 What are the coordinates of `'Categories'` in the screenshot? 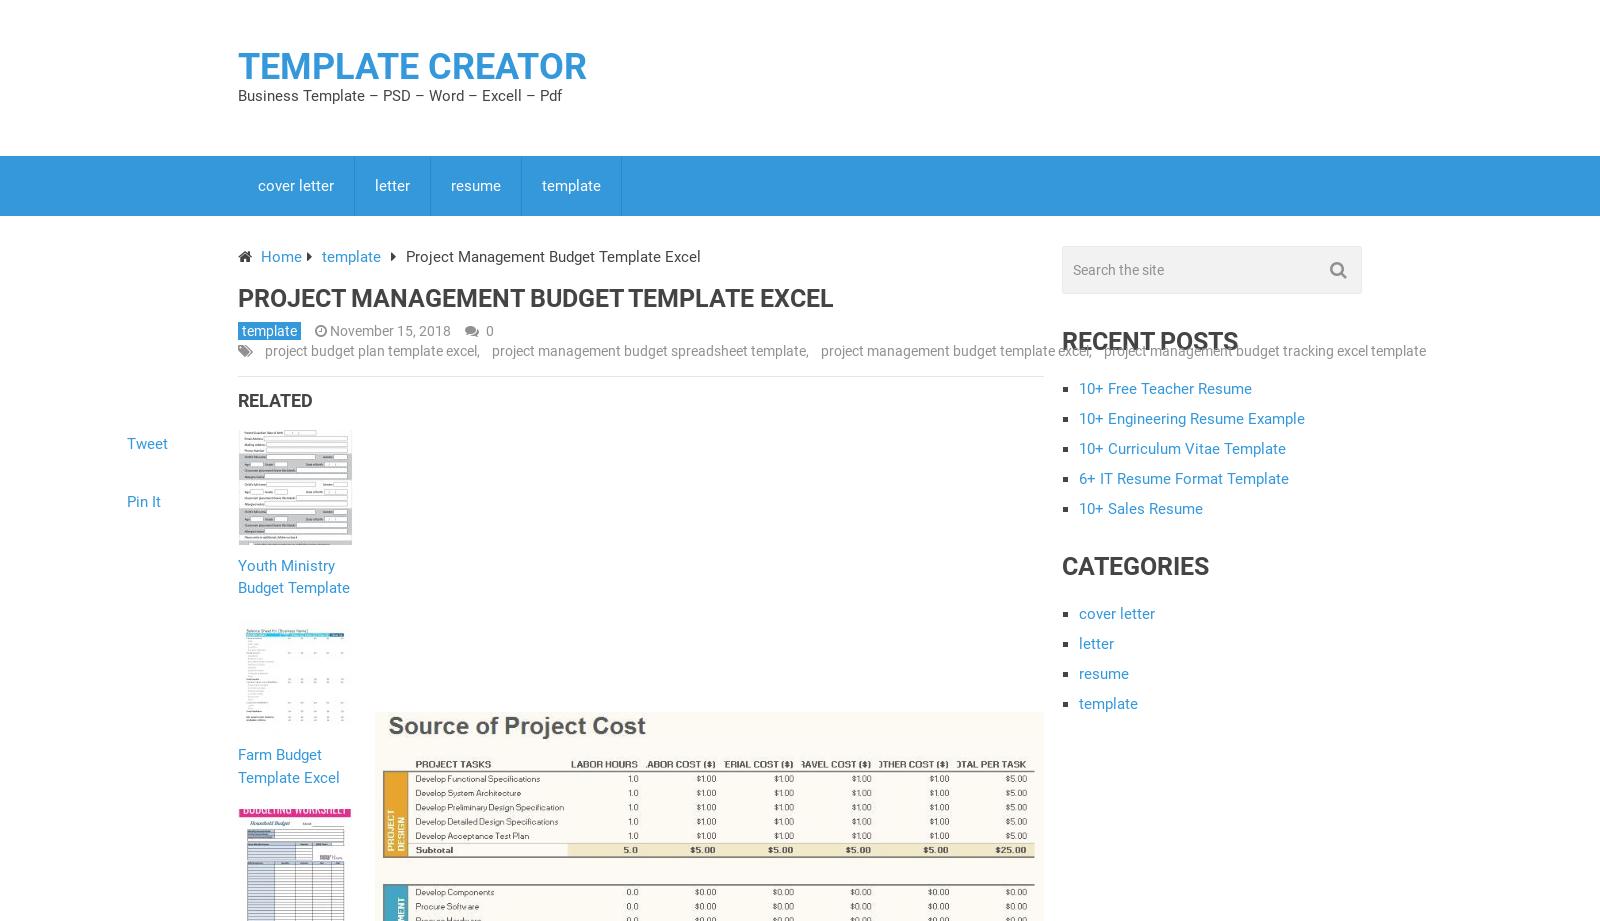 It's located at (1061, 564).